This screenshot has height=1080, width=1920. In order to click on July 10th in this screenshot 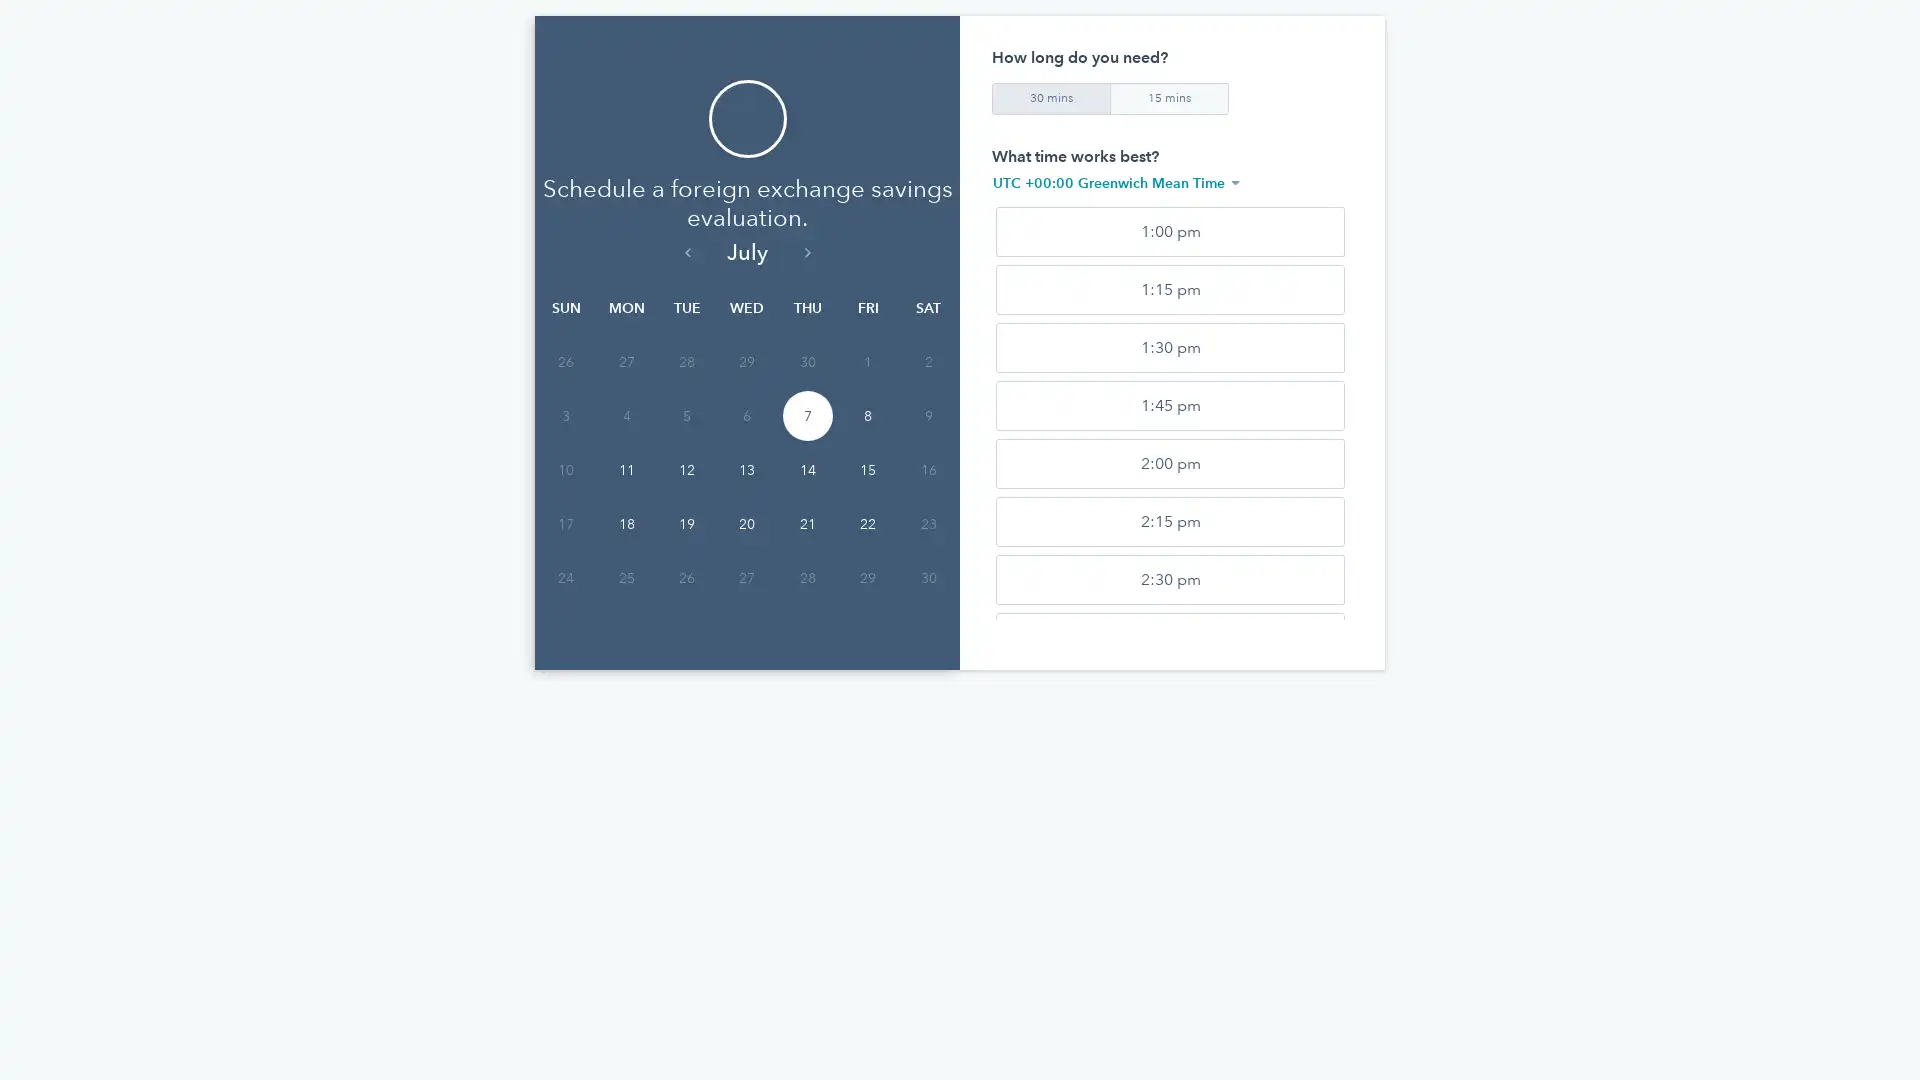, I will do `click(565, 470)`.